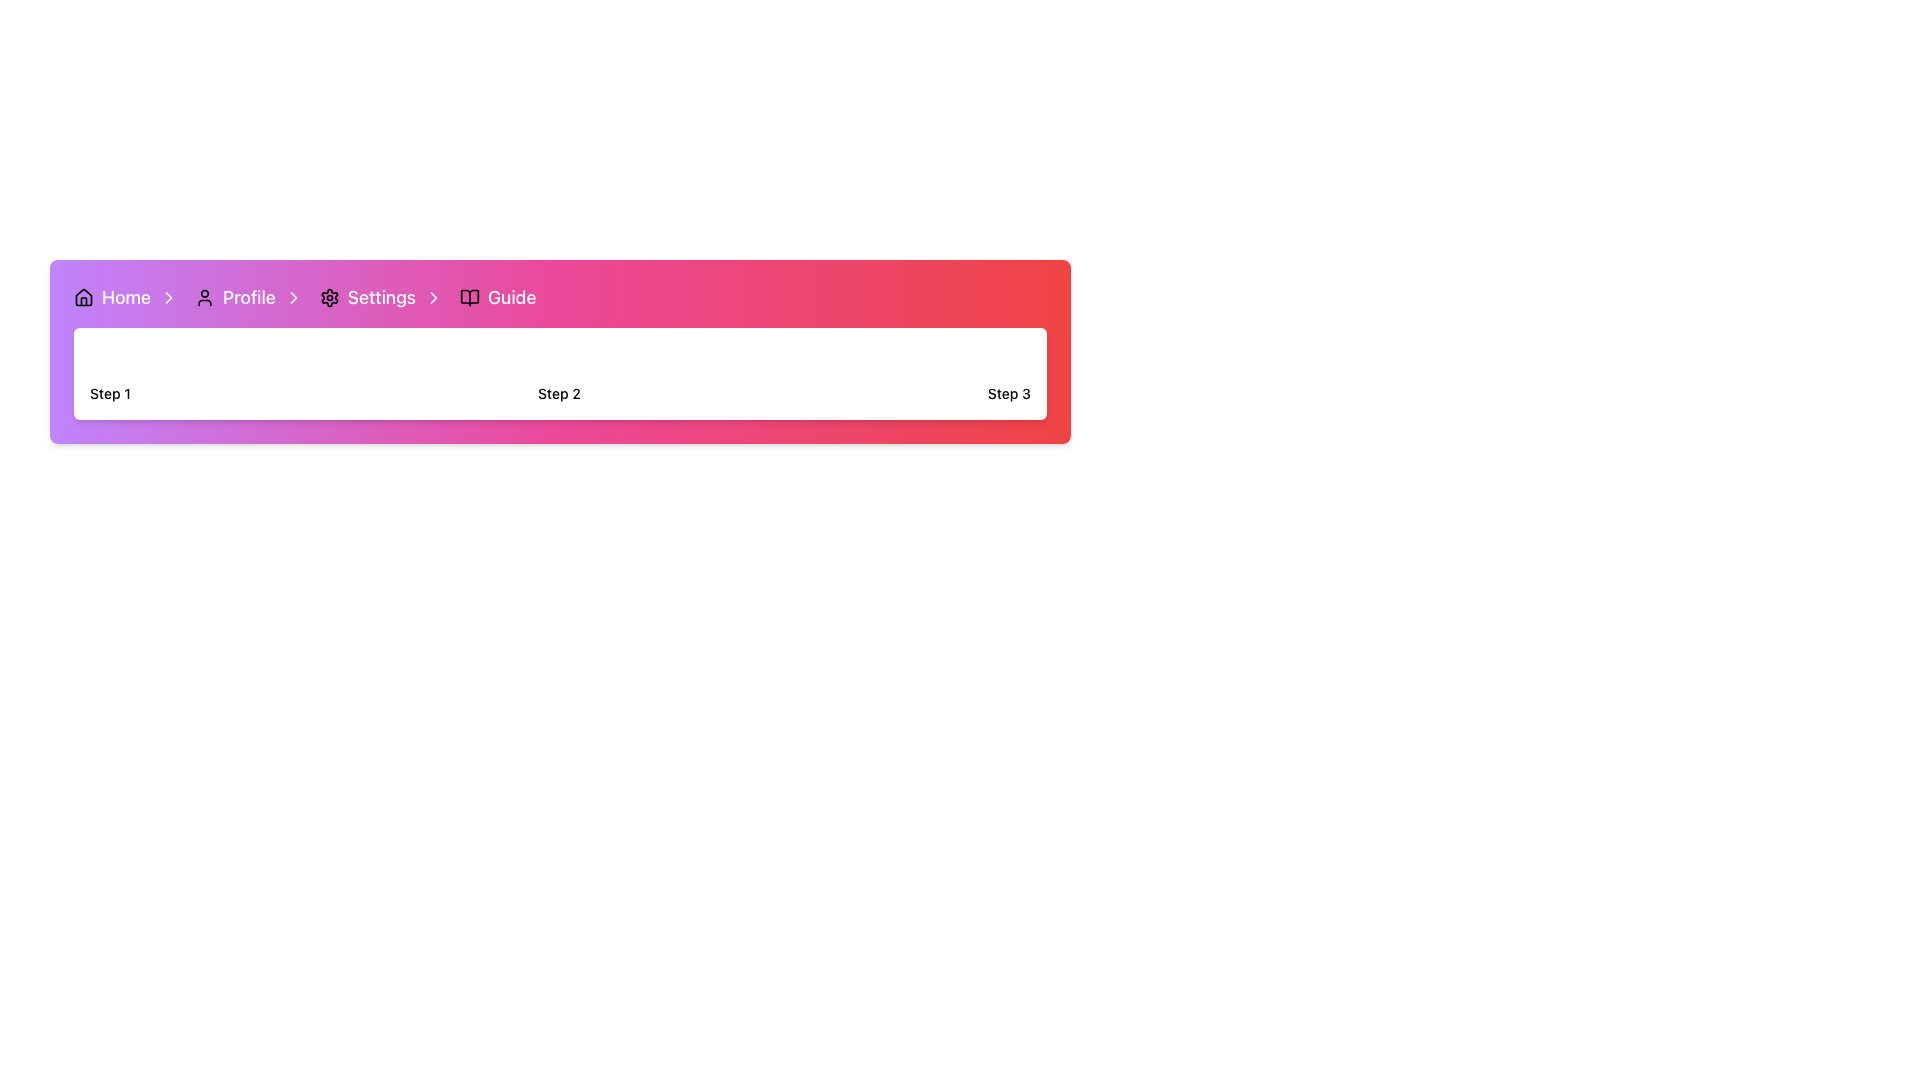 The height and width of the screenshot is (1080, 1920). What do you see at coordinates (125, 297) in the screenshot?
I see `the 'Home' text label in the breadcrumb navigation interface, located in the top-left section of the navigation bar` at bounding box center [125, 297].